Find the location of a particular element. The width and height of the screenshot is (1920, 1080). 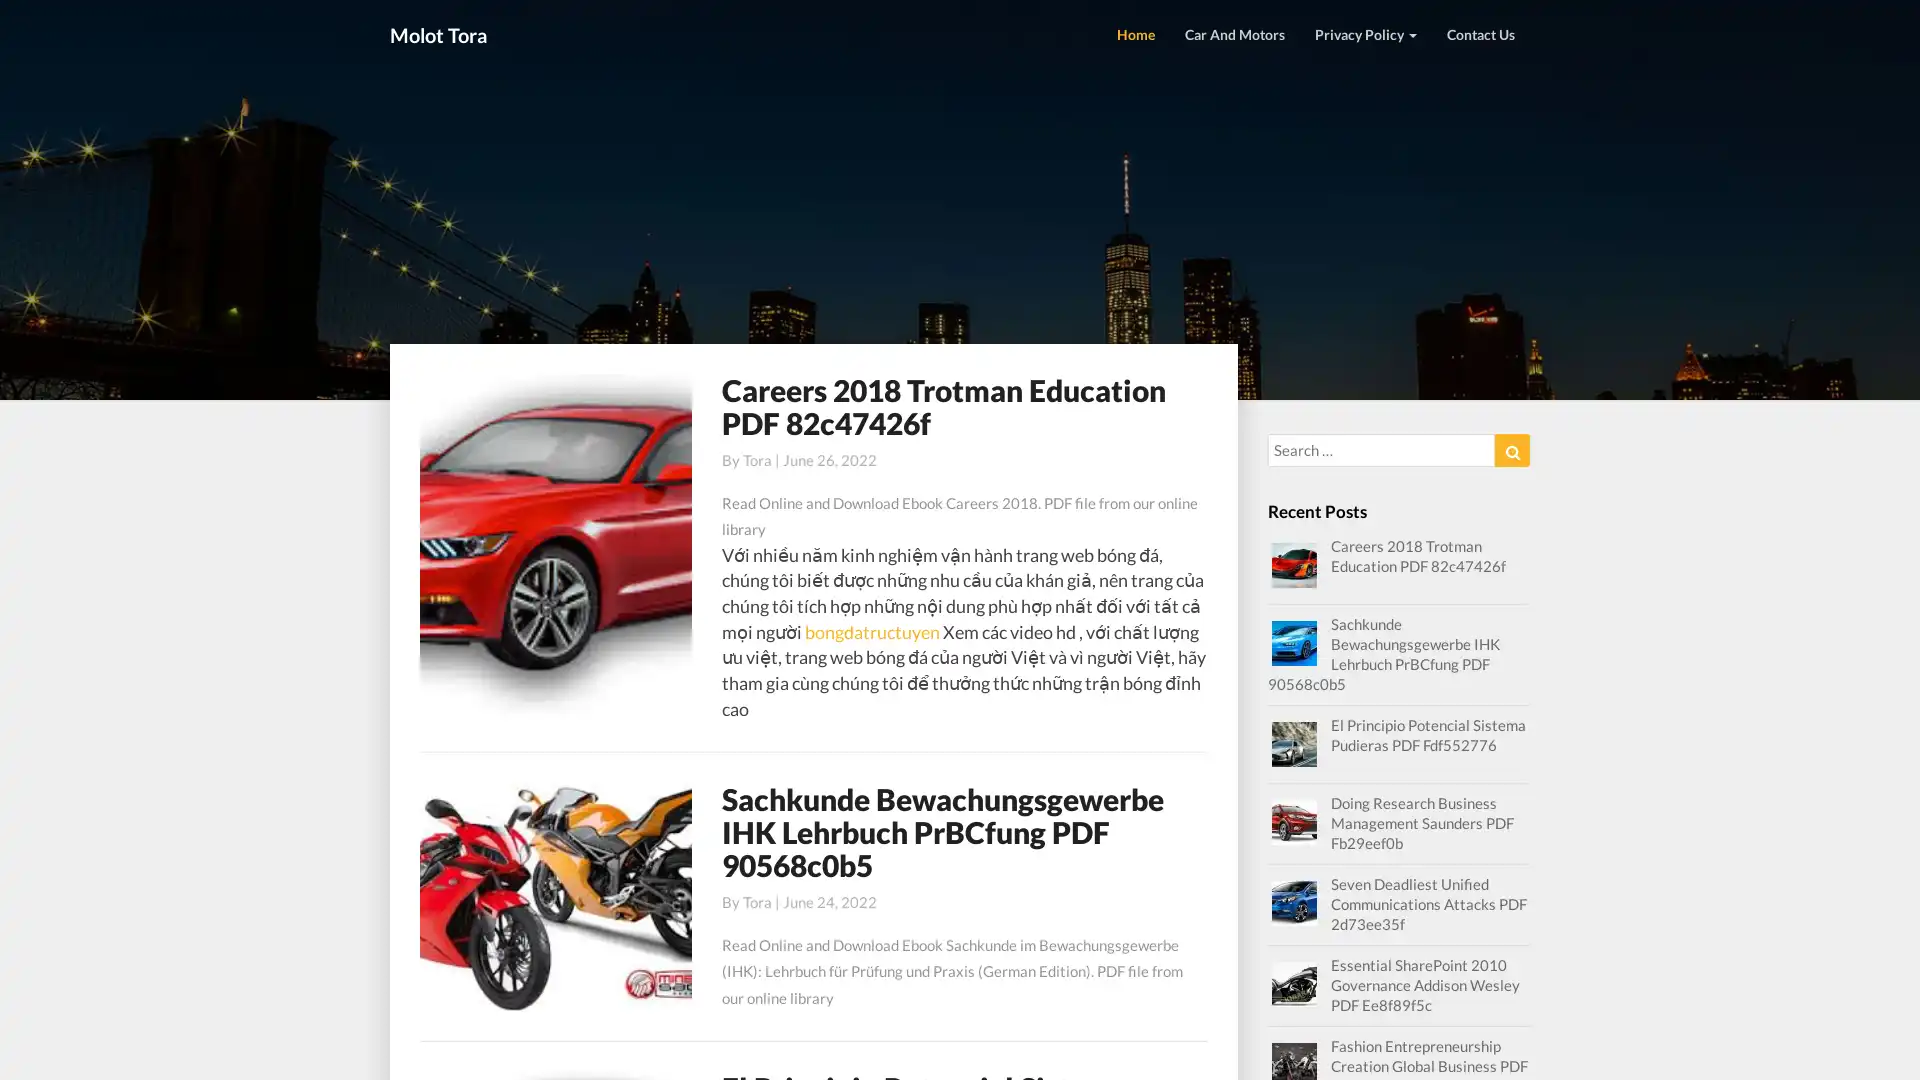

Search is located at coordinates (1512, 450).